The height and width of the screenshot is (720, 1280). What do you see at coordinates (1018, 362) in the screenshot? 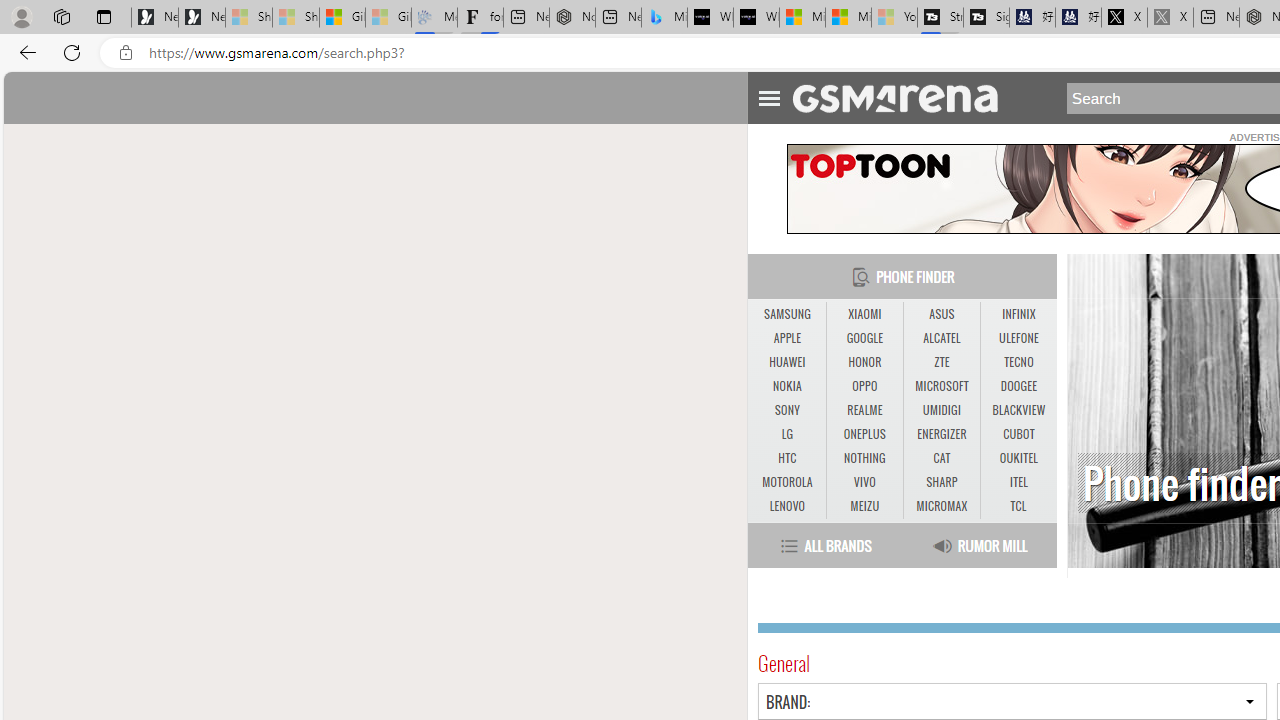
I see `'TECNO'` at bounding box center [1018, 362].